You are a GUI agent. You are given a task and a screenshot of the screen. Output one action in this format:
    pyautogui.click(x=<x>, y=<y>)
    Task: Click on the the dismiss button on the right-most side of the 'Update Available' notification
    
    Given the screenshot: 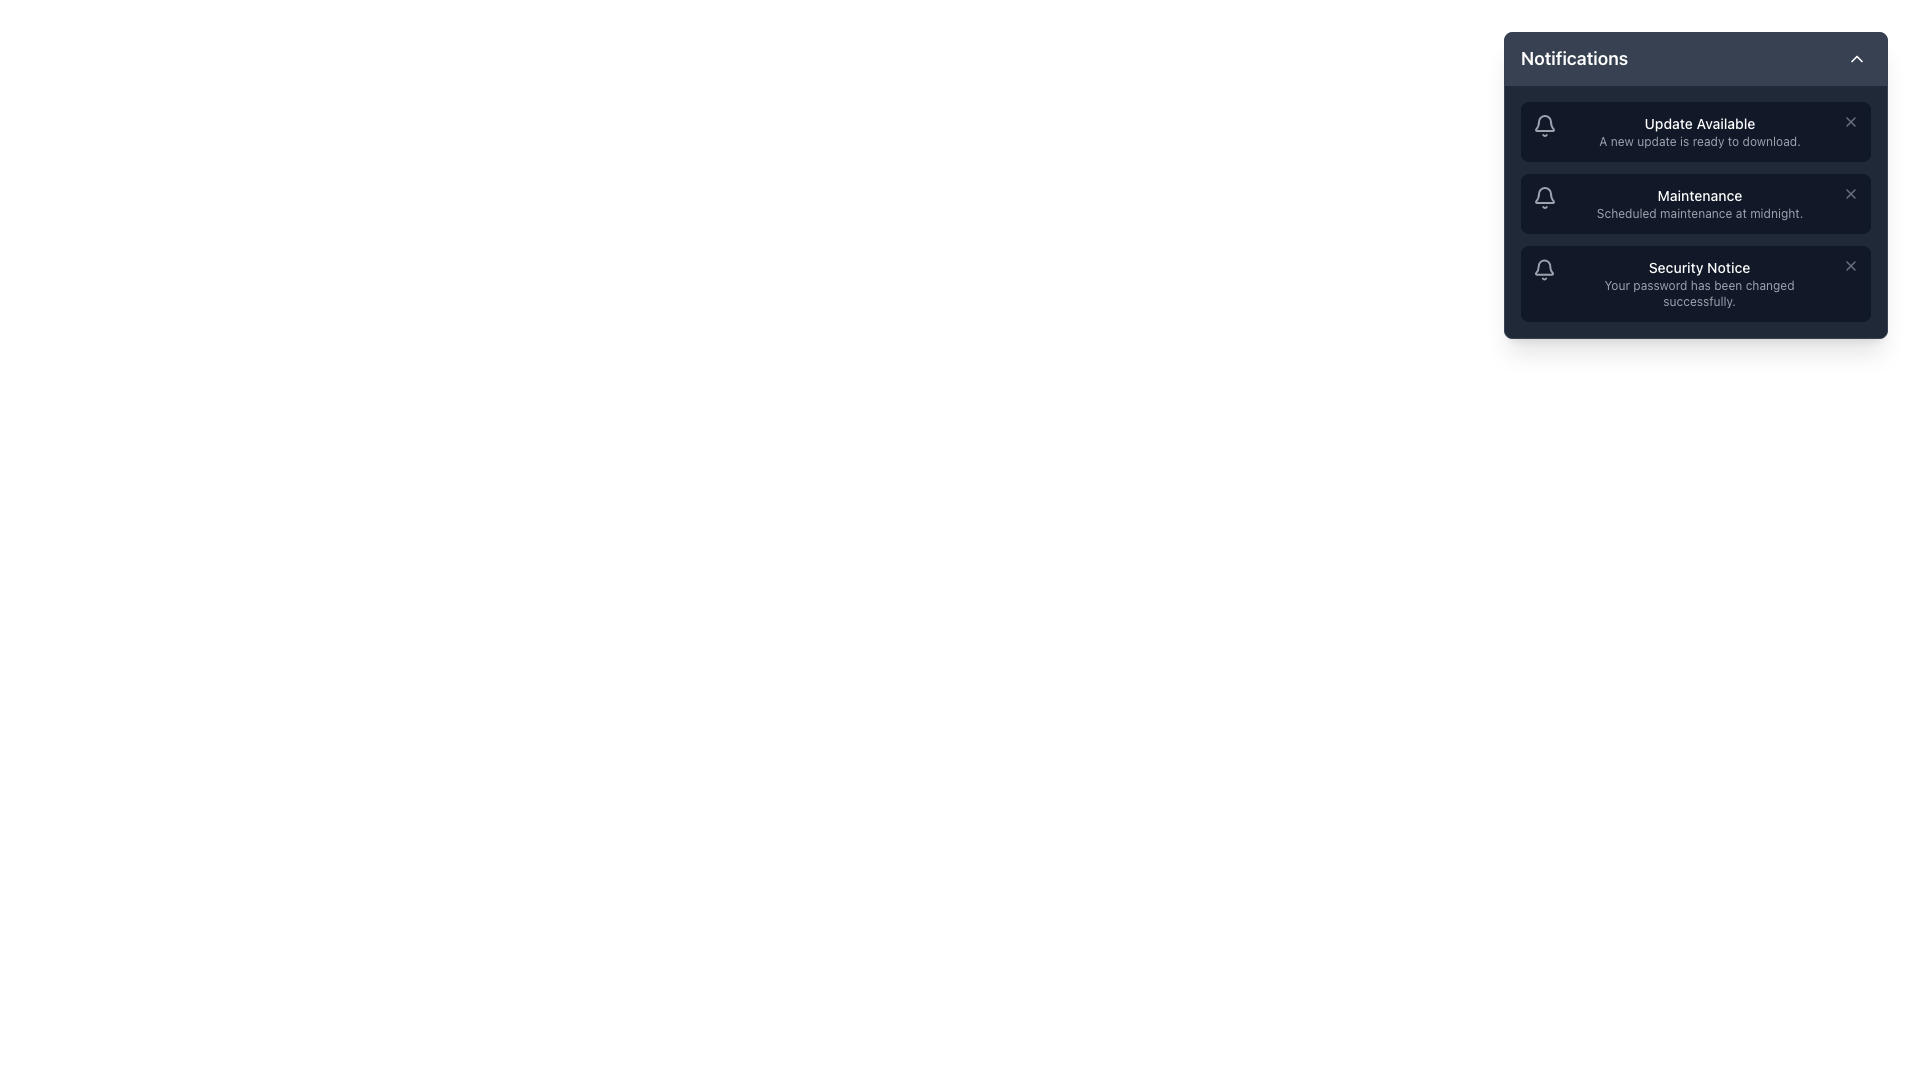 What is the action you would take?
    pyautogui.click(x=1850, y=122)
    